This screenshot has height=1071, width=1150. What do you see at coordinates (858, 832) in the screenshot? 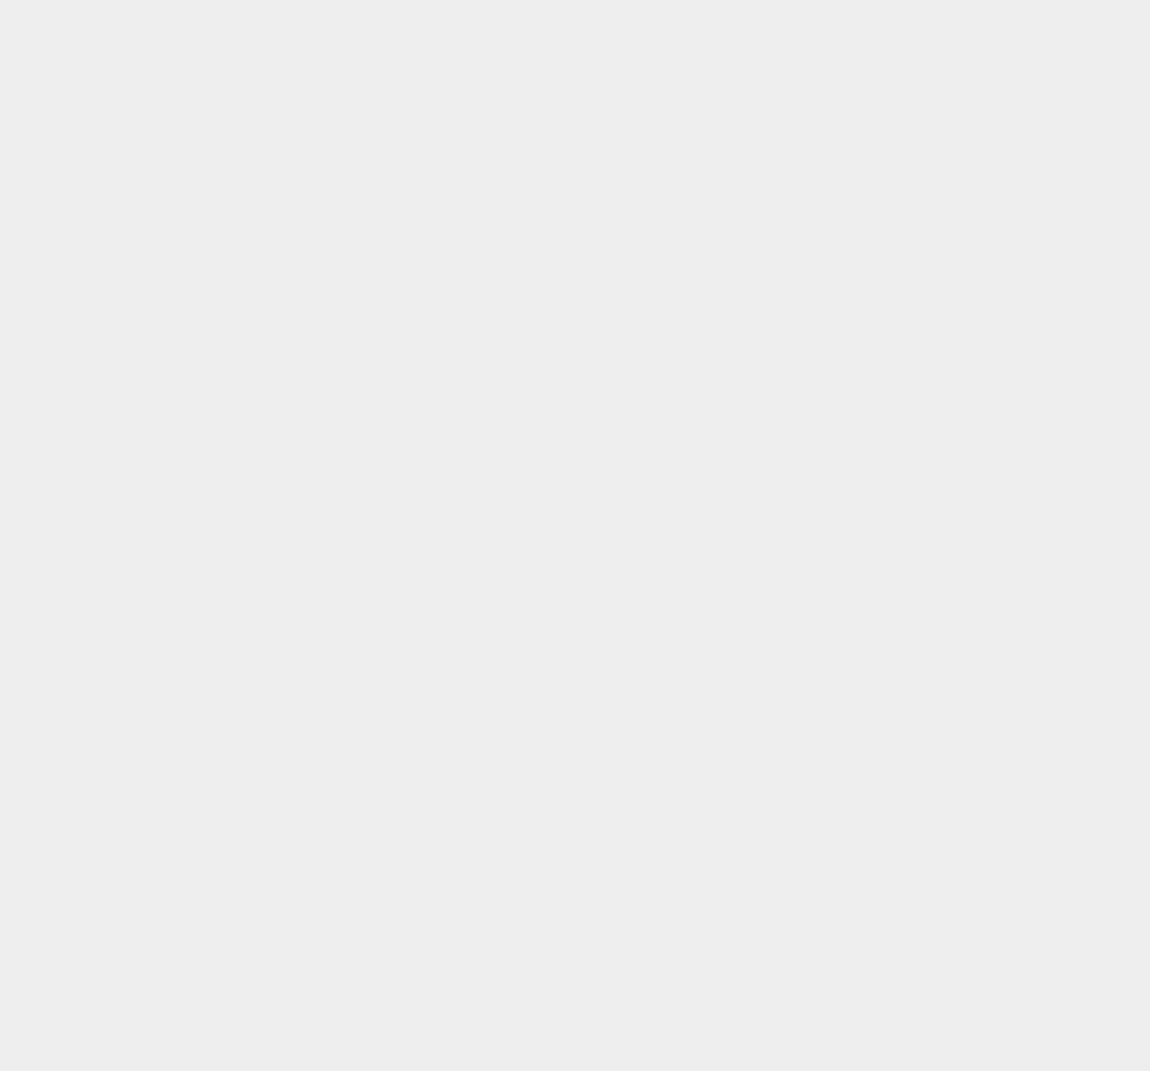
I see `'Windows Vista'` at bounding box center [858, 832].